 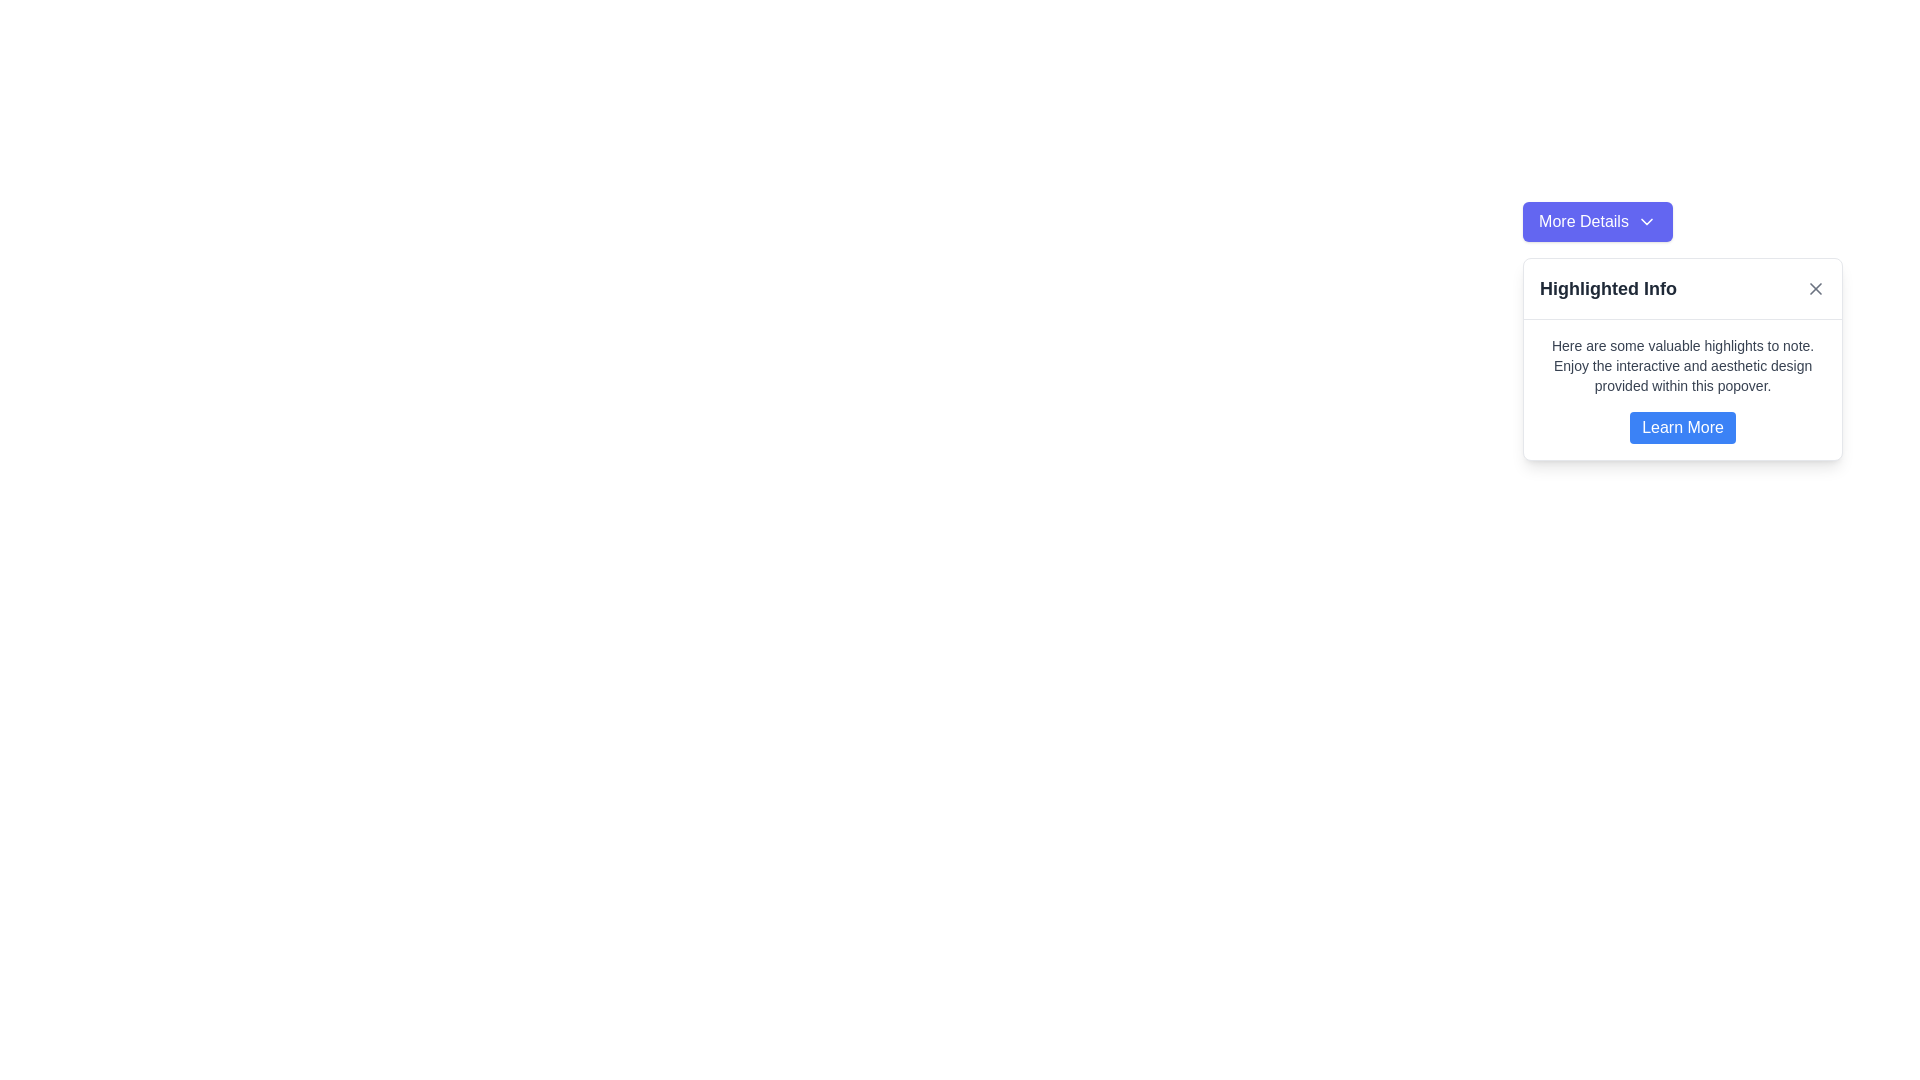 I want to click on the call-to-action button located near the bottom center of the 'Highlighted Info' popover, so click(x=1682, y=427).